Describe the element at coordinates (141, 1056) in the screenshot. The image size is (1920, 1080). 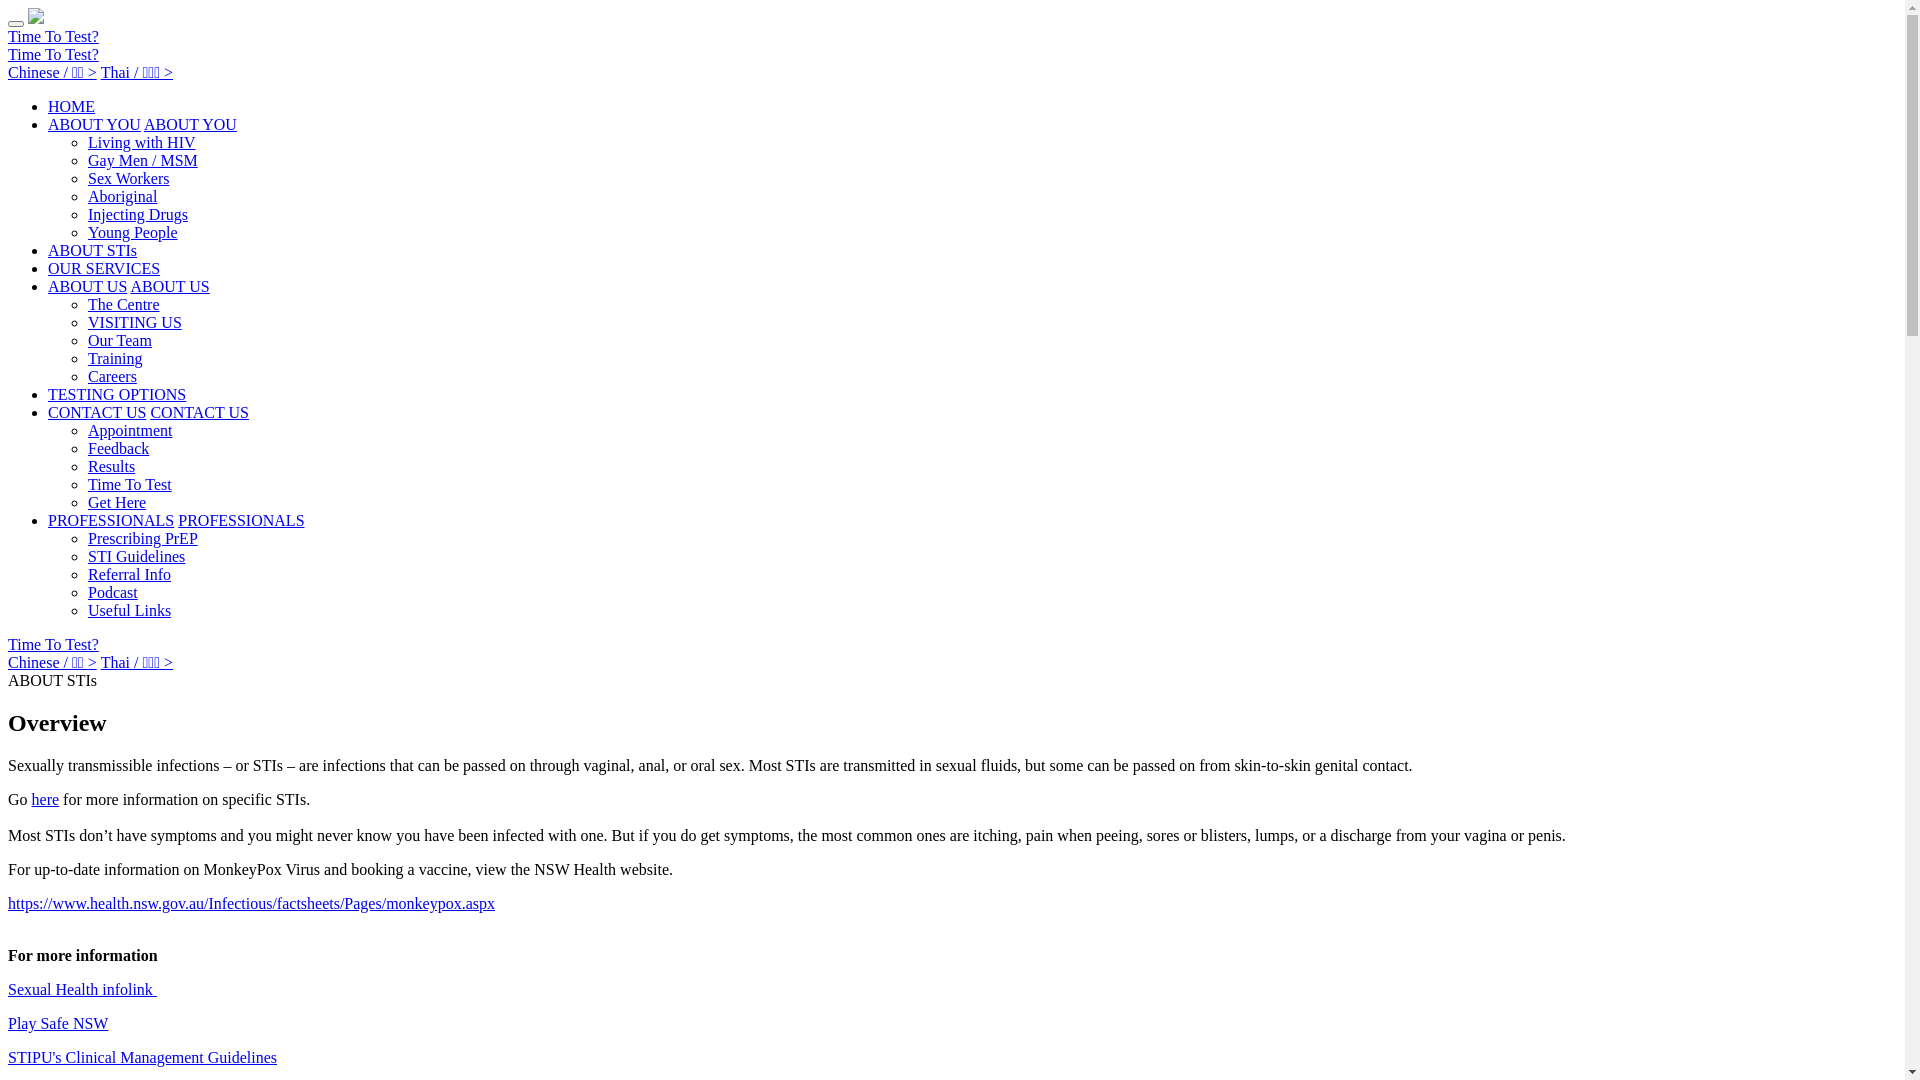
I see `'STIPU's Clinical Management Guidelines'` at that location.